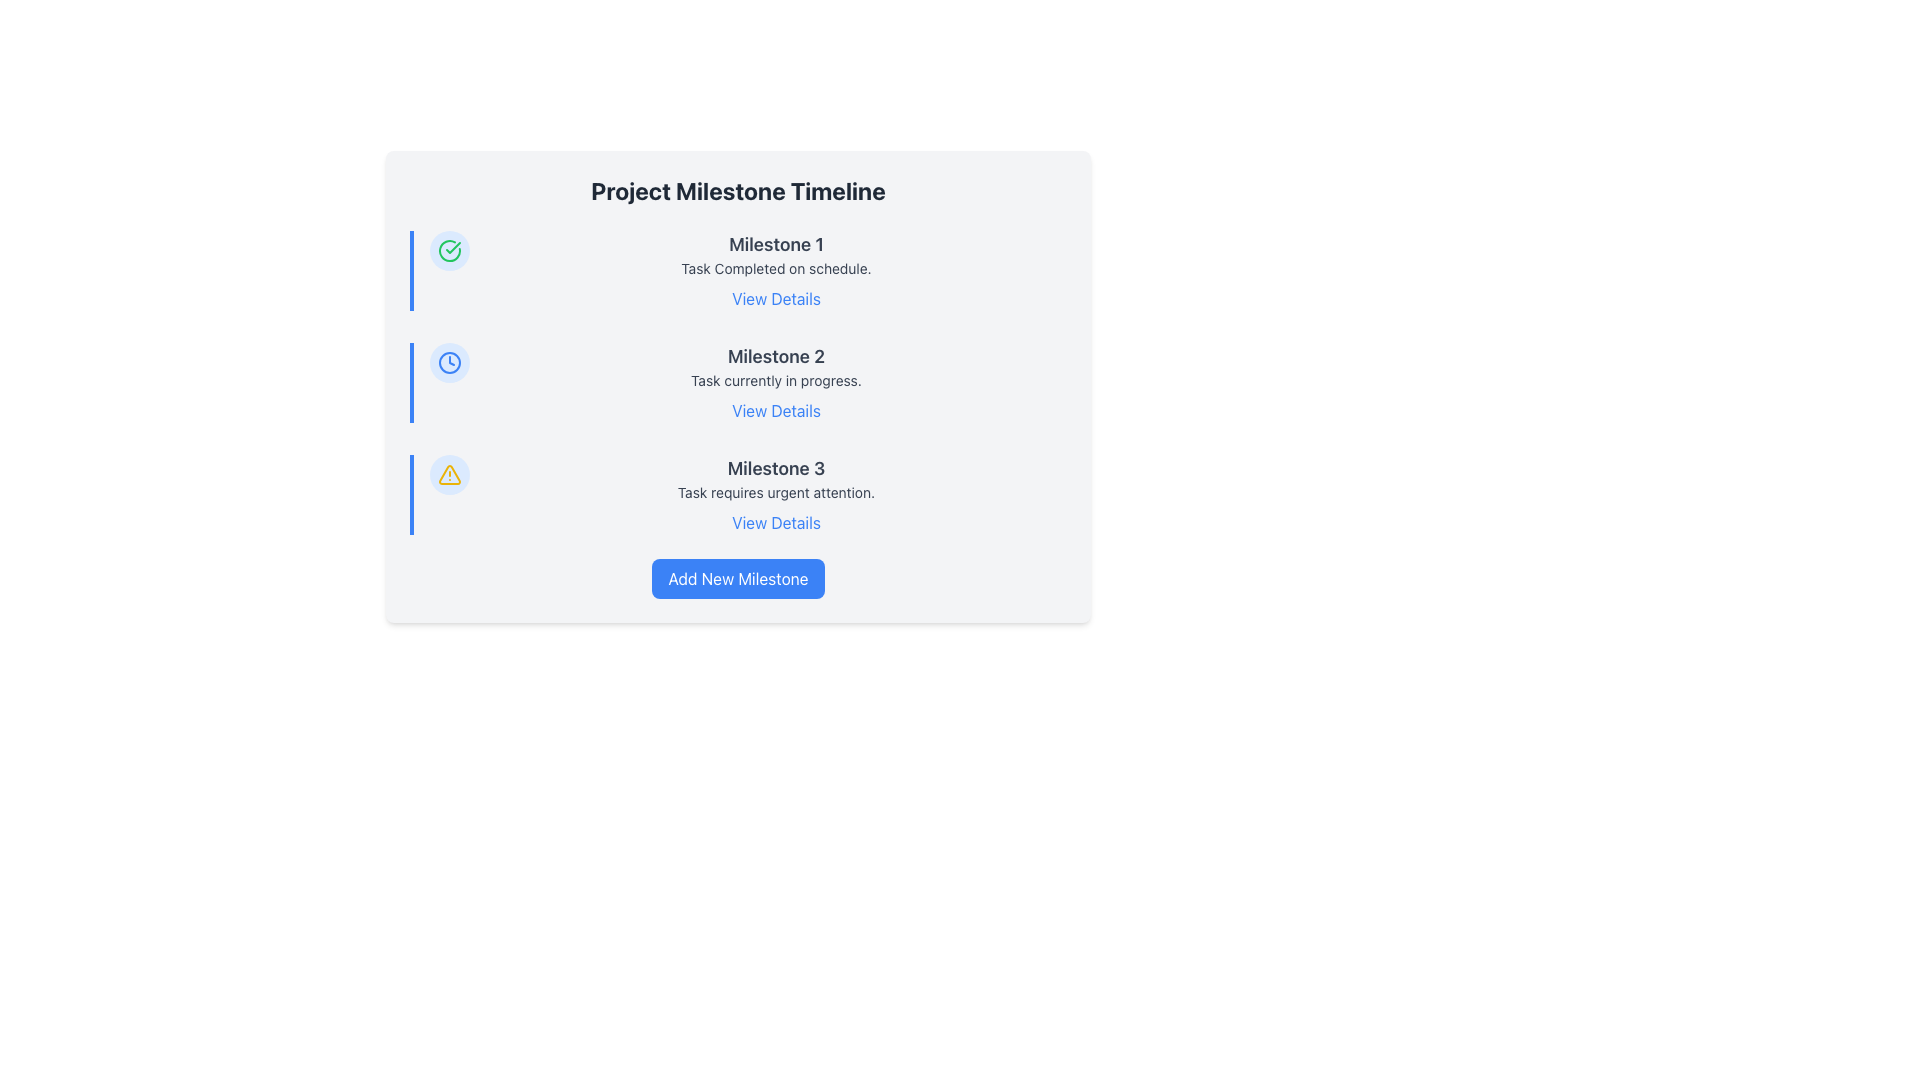 The image size is (1920, 1080). I want to click on the status indicator icon located to the left of the 'Milestone 2' heading in the project timeline, which visually represents the progress of a task, so click(449, 362).